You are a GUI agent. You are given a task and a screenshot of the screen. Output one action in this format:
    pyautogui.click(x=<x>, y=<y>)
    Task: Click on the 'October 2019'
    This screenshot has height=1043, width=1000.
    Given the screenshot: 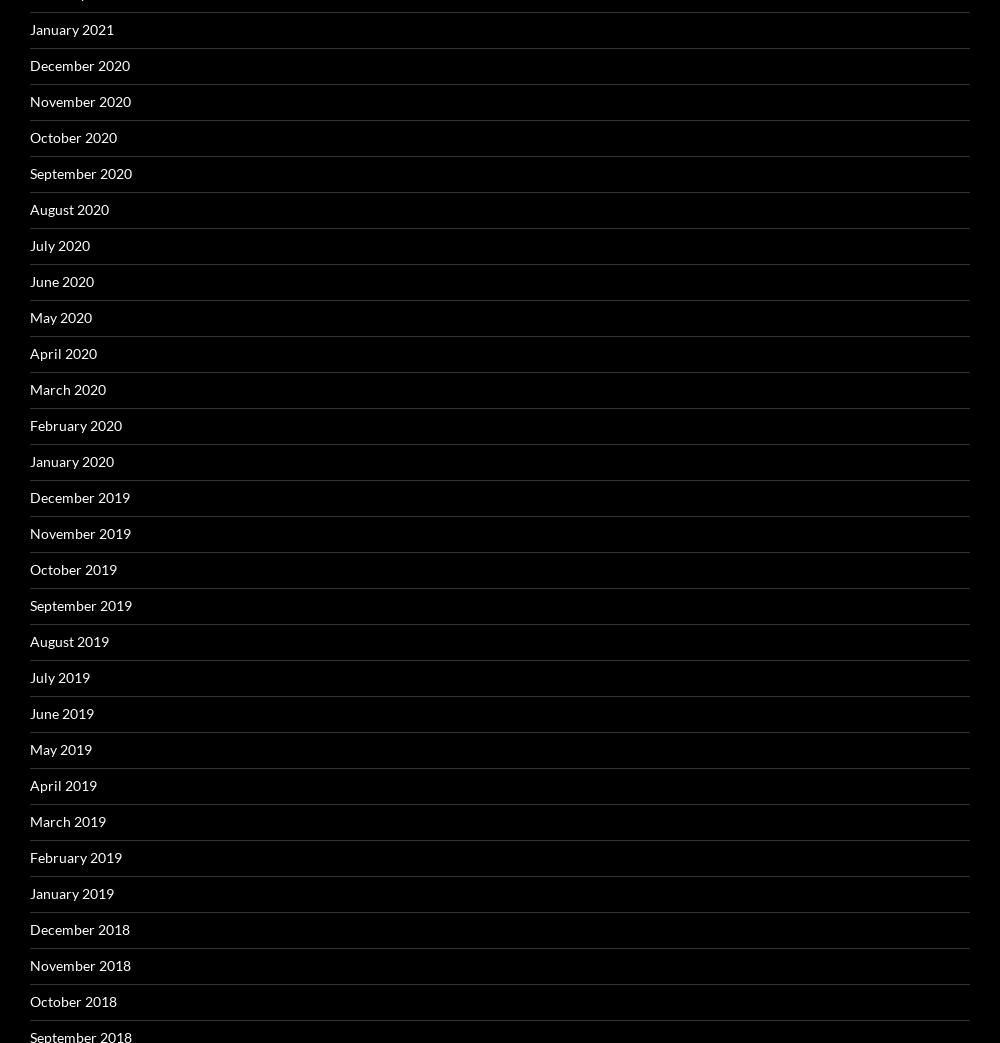 What is the action you would take?
    pyautogui.click(x=72, y=569)
    